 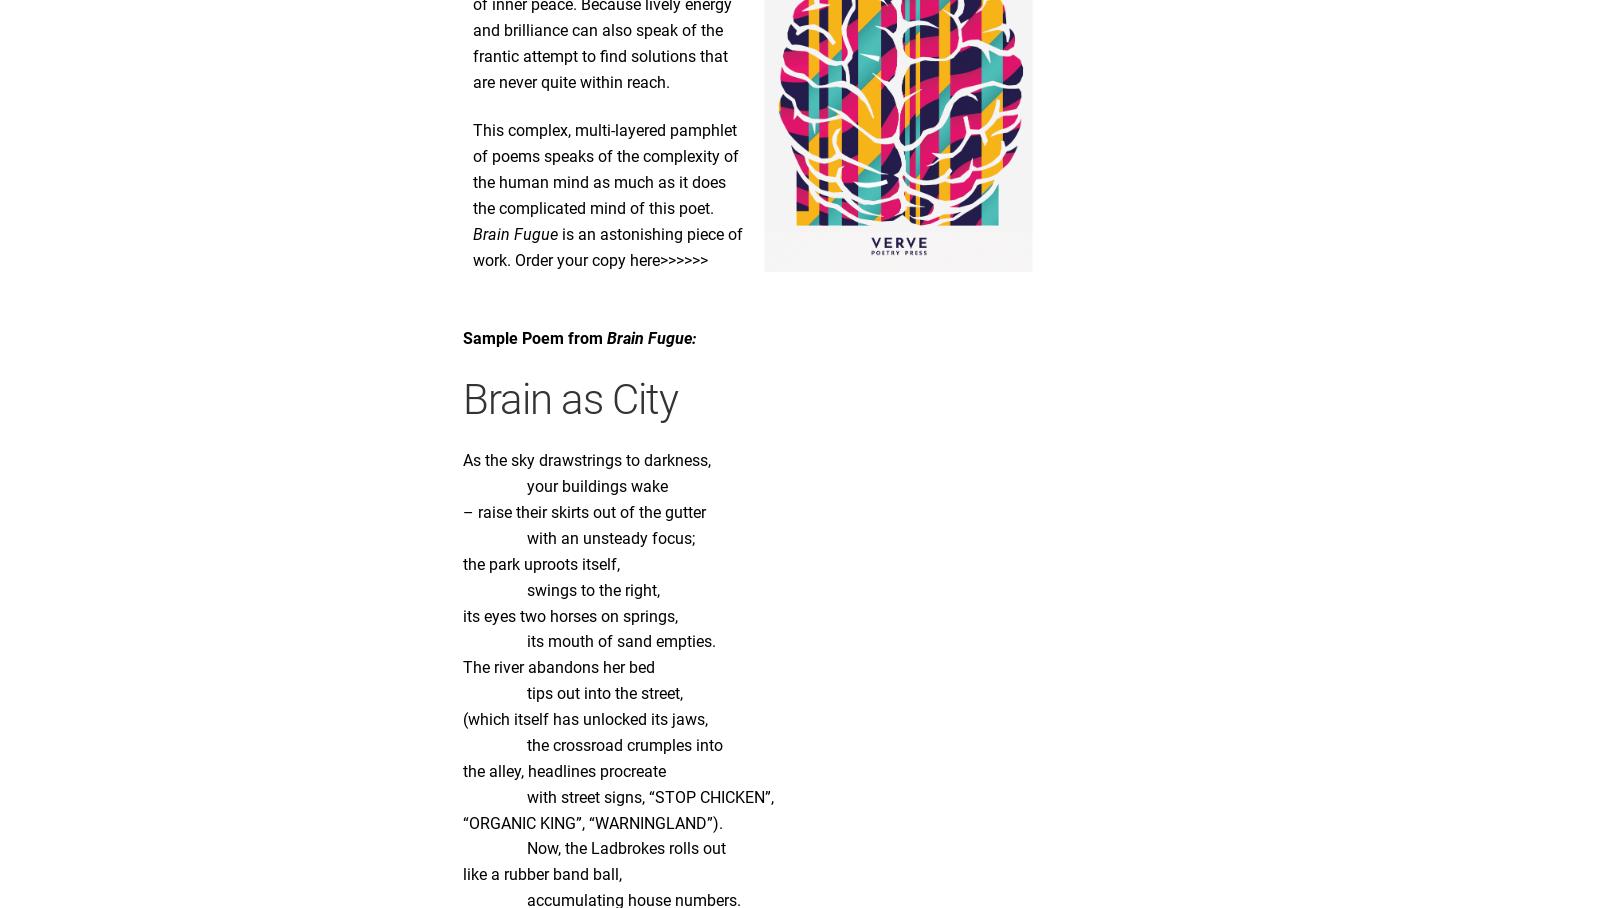 What do you see at coordinates (618, 796) in the screenshot?
I see `'with street signs, “STOP CHICKEN”,'` at bounding box center [618, 796].